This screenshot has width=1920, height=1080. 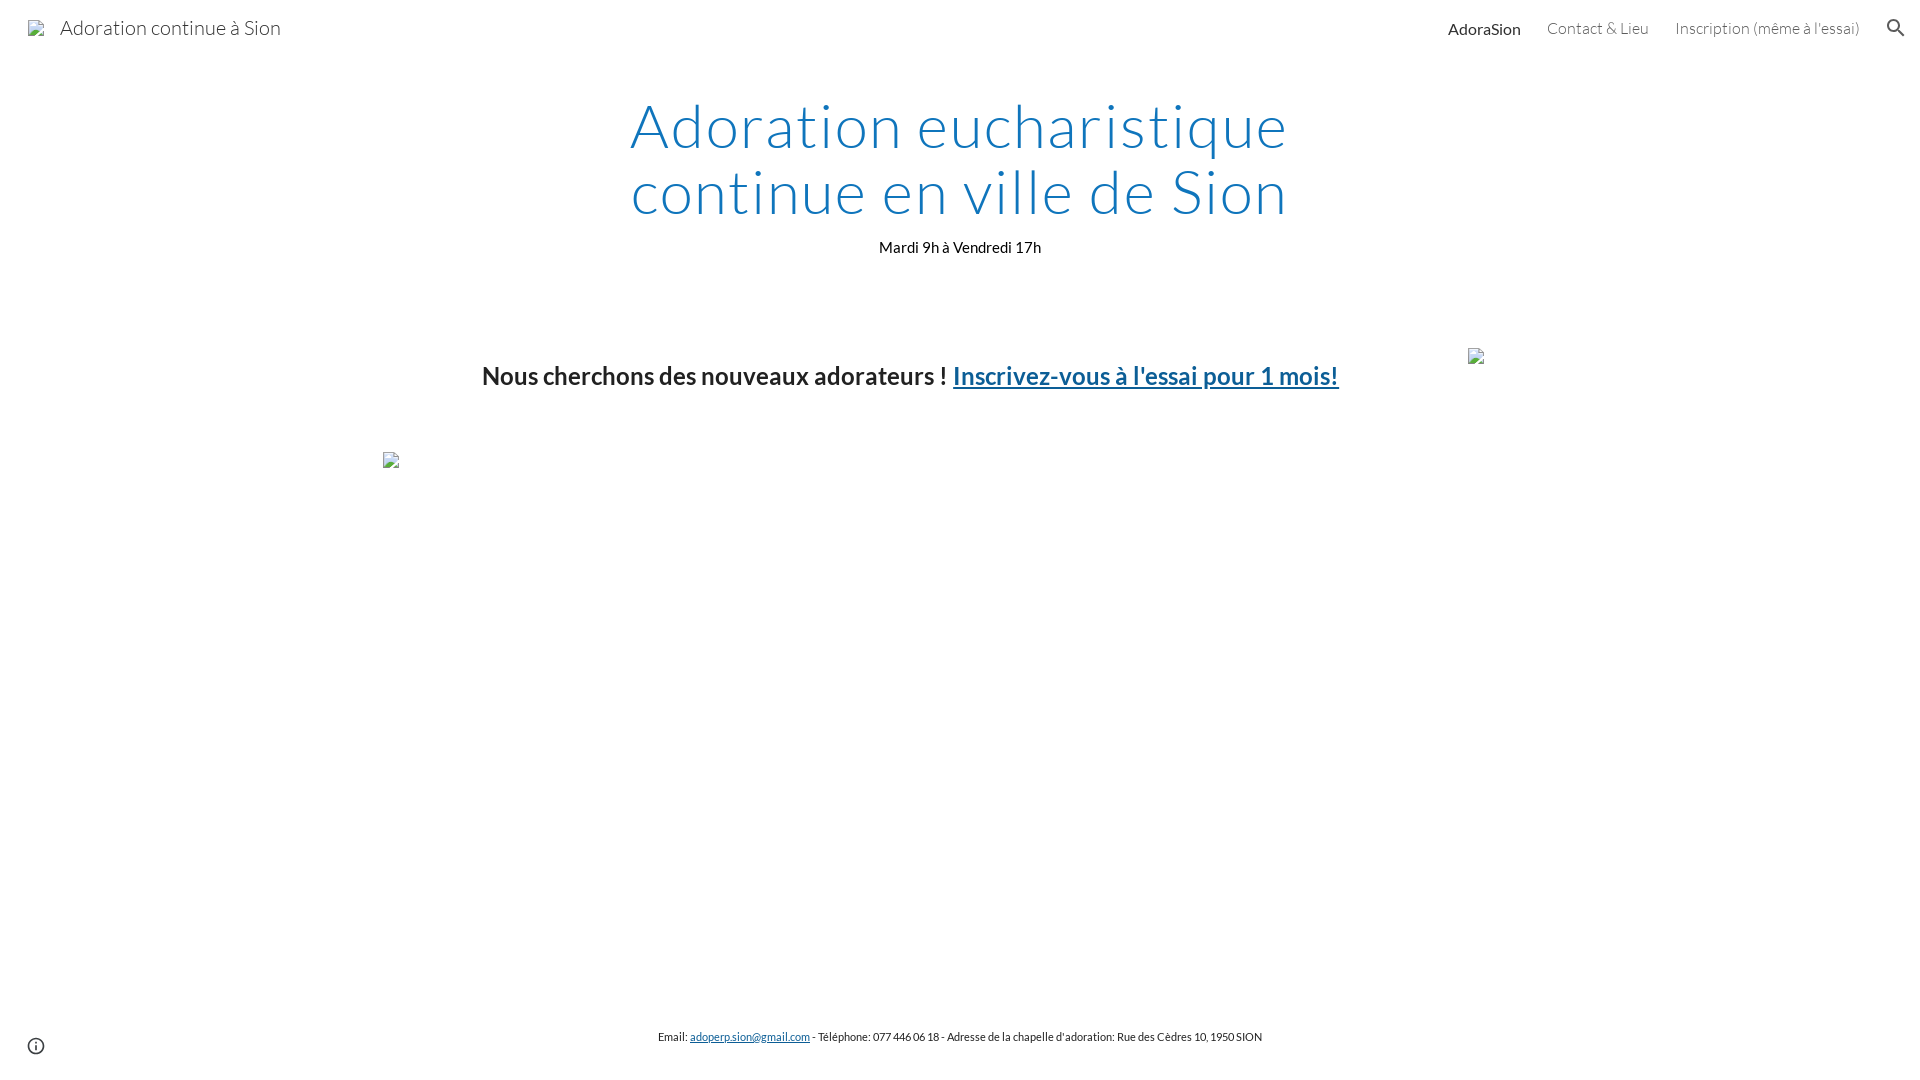 I want to click on 'AdoraSion', so click(x=1448, y=27).